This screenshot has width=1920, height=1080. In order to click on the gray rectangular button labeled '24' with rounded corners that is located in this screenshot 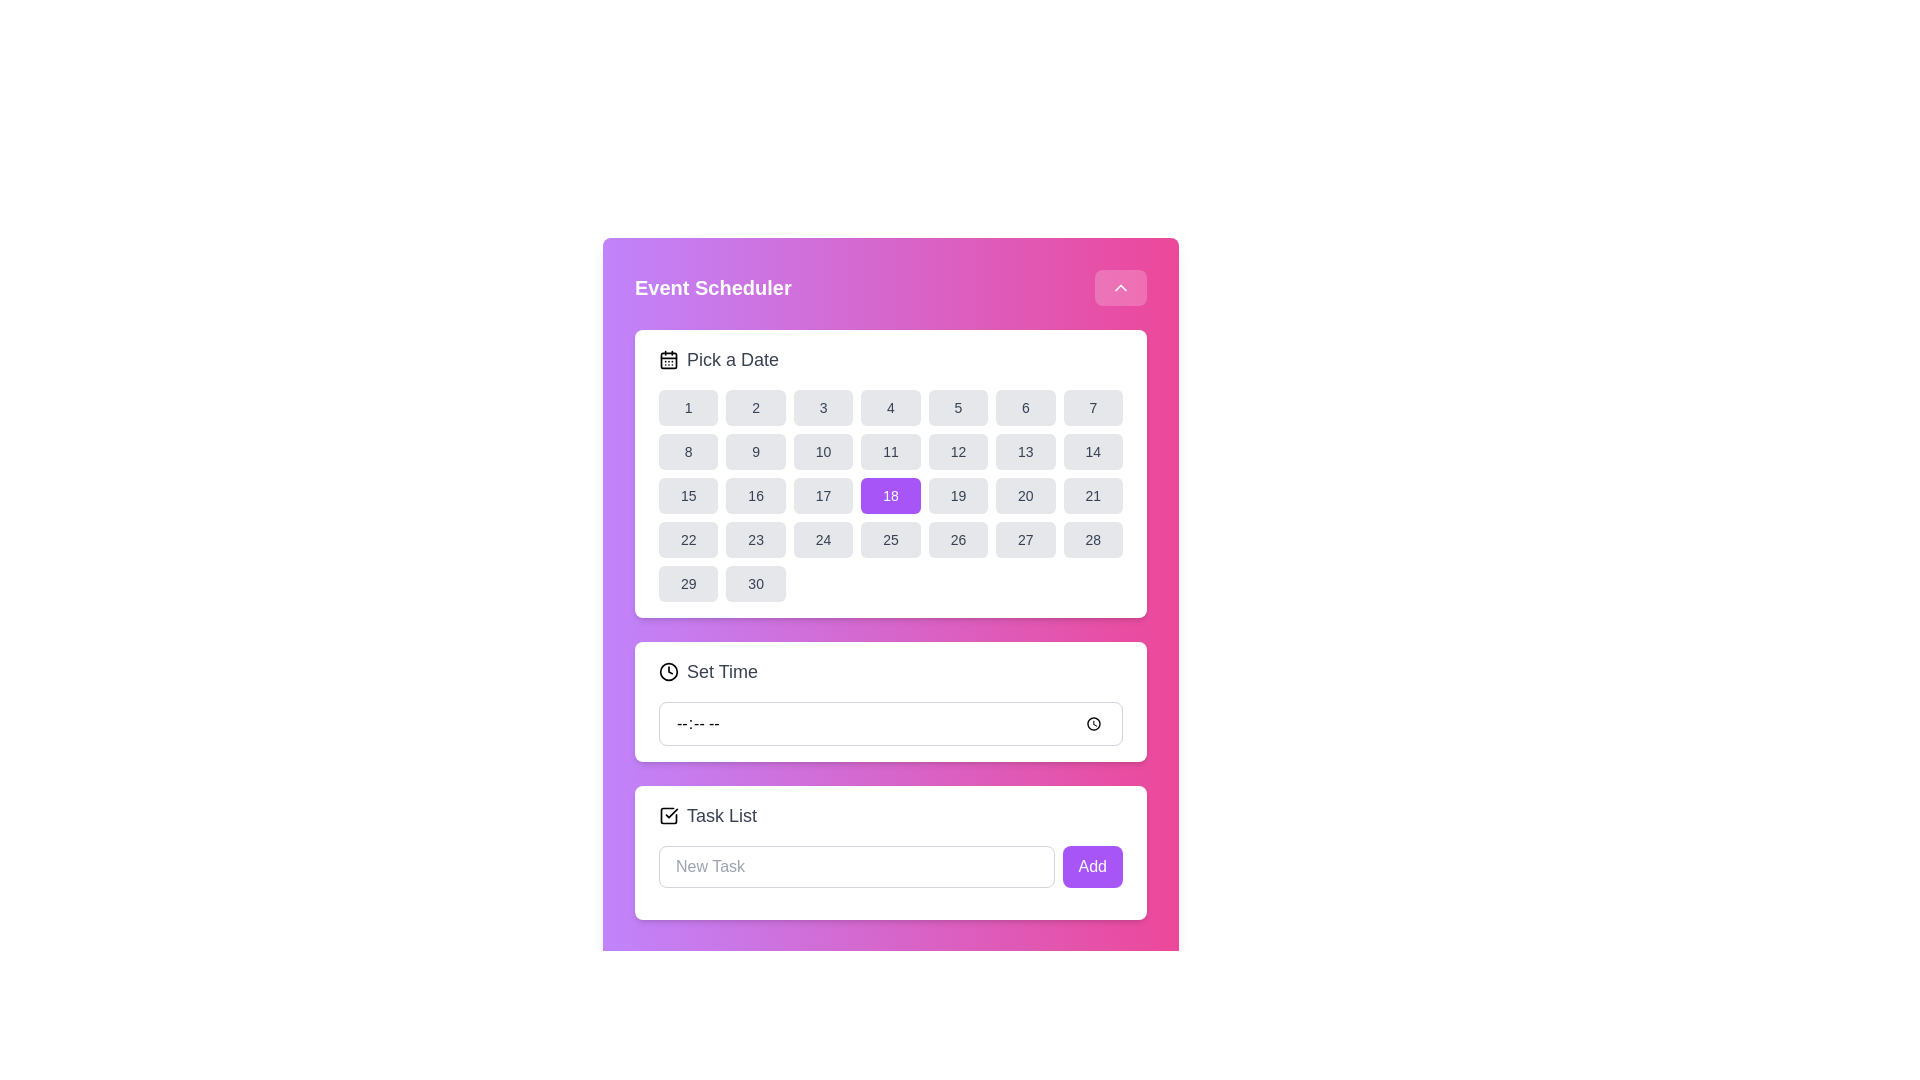, I will do `click(823, 540)`.